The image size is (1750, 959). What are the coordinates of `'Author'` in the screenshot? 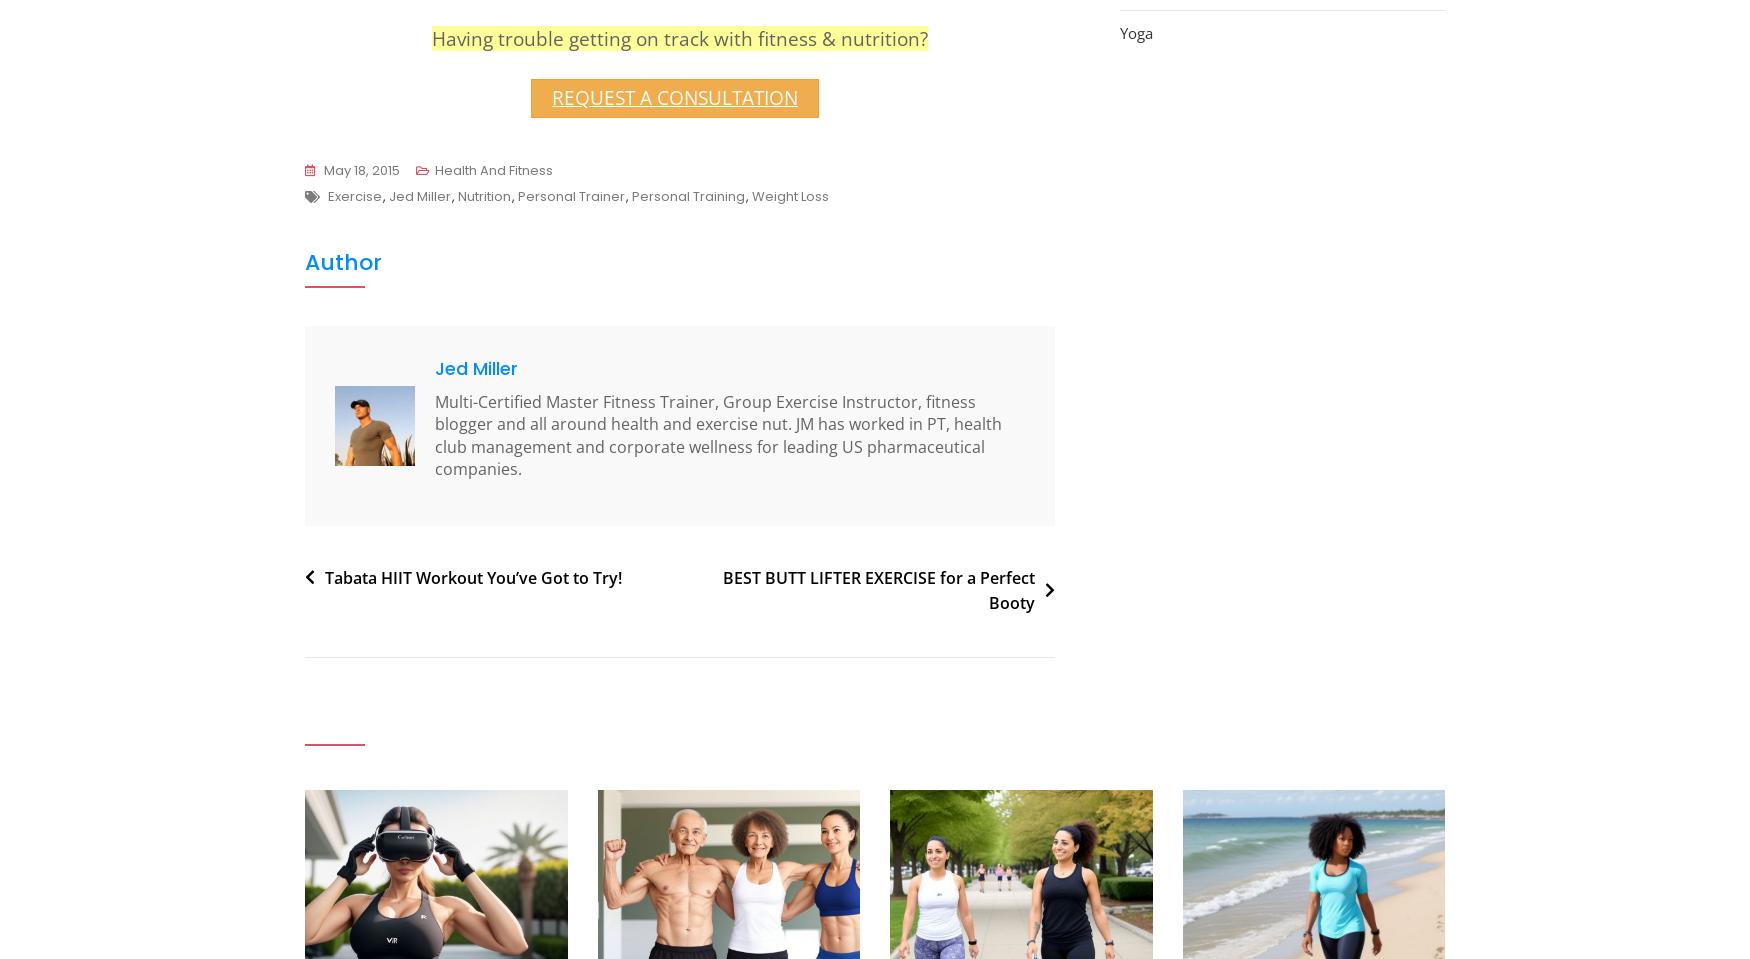 It's located at (304, 261).